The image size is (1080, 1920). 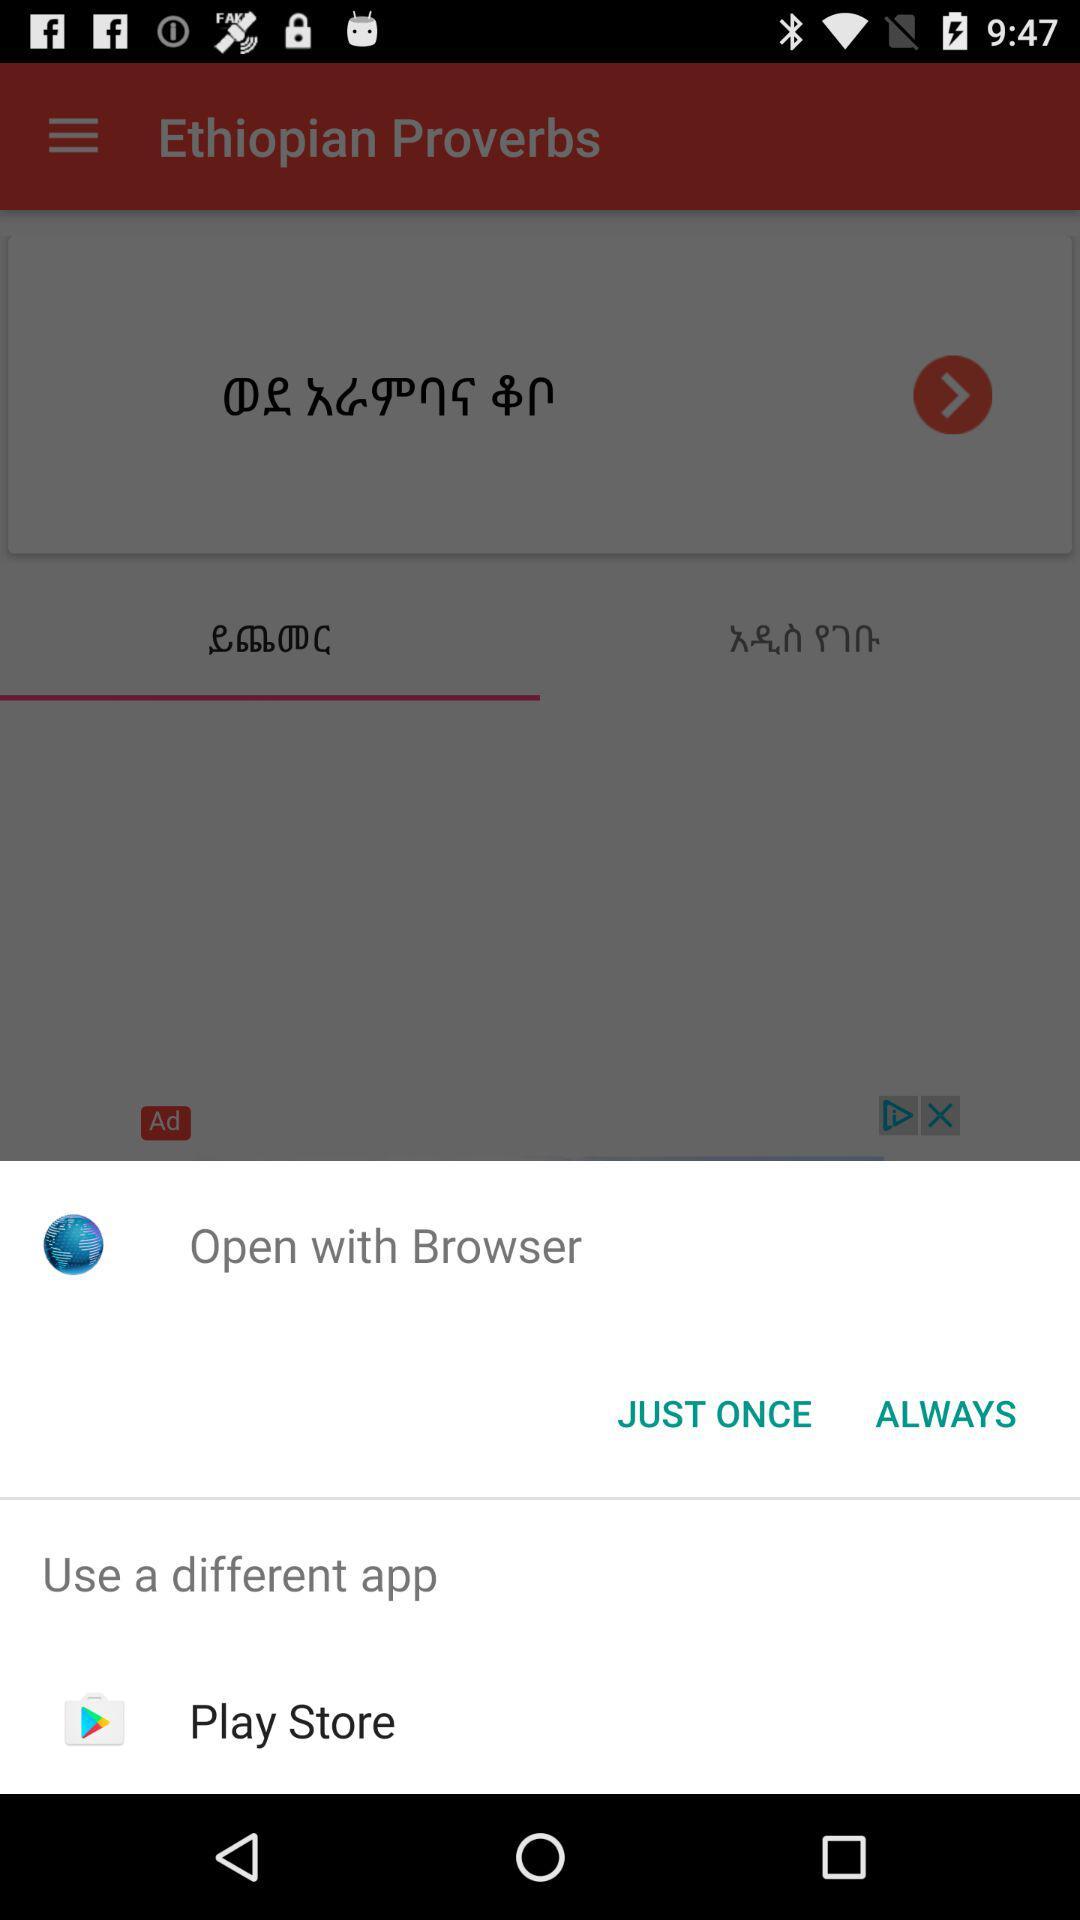 I want to click on item at the bottom right corner, so click(x=945, y=1411).